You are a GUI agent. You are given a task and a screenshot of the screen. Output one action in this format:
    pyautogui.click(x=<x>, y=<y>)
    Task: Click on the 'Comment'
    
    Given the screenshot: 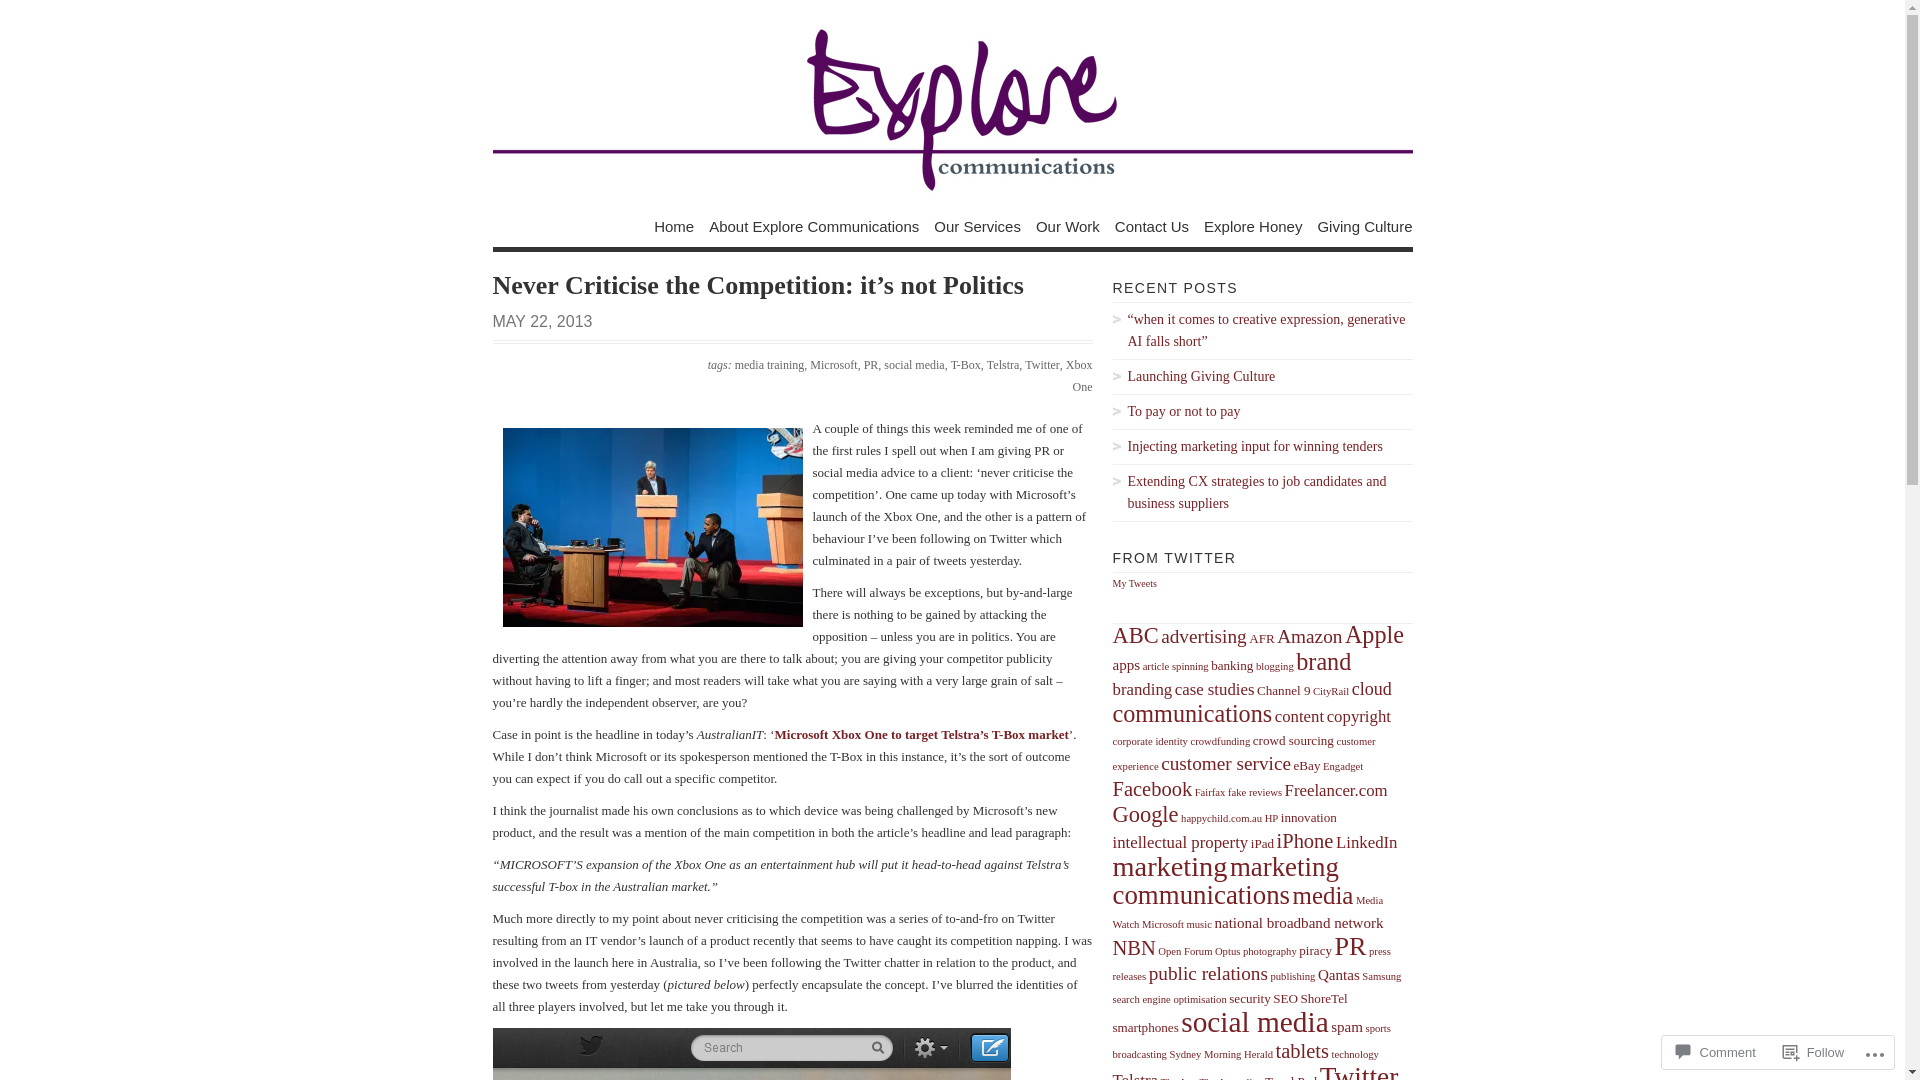 What is the action you would take?
    pyautogui.click(x=1668, y=1051)
    